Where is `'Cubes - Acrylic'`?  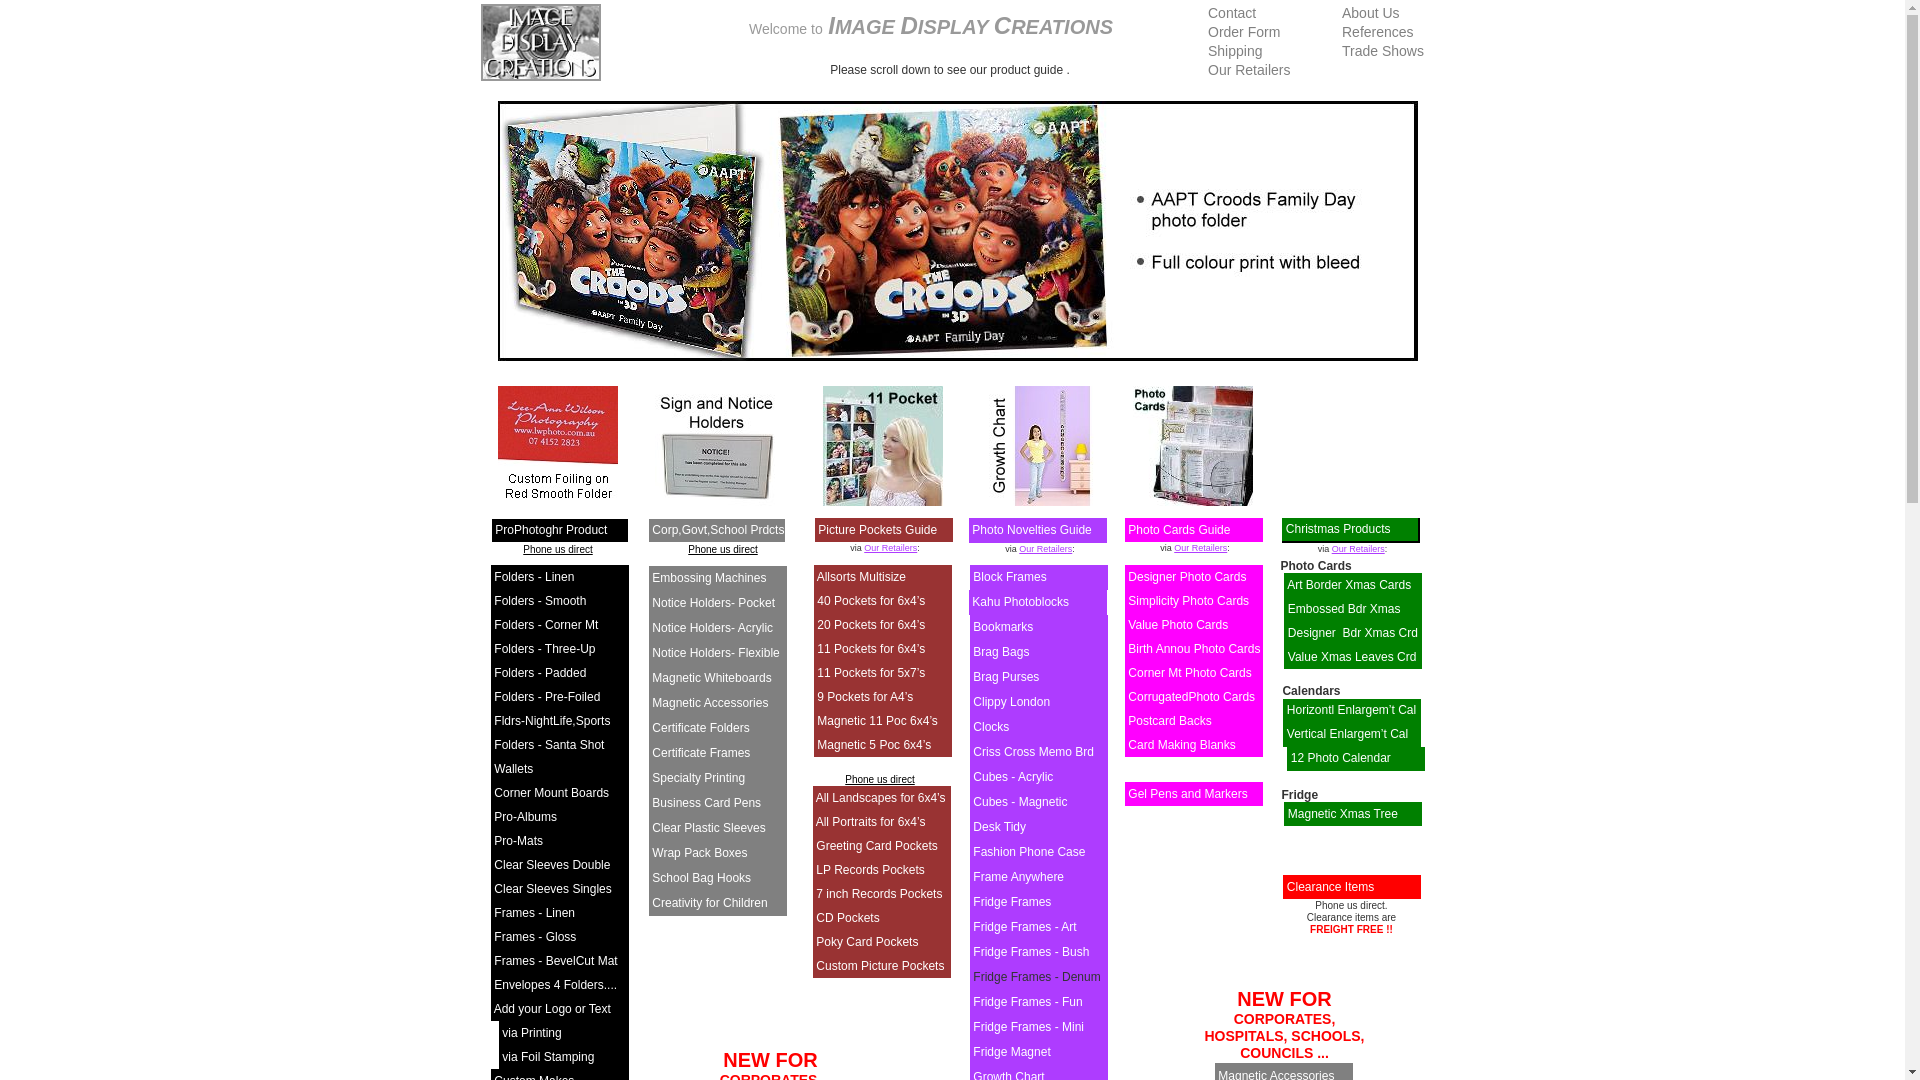 'Cubes - Acrylic' is located at coordinates (973, 775).